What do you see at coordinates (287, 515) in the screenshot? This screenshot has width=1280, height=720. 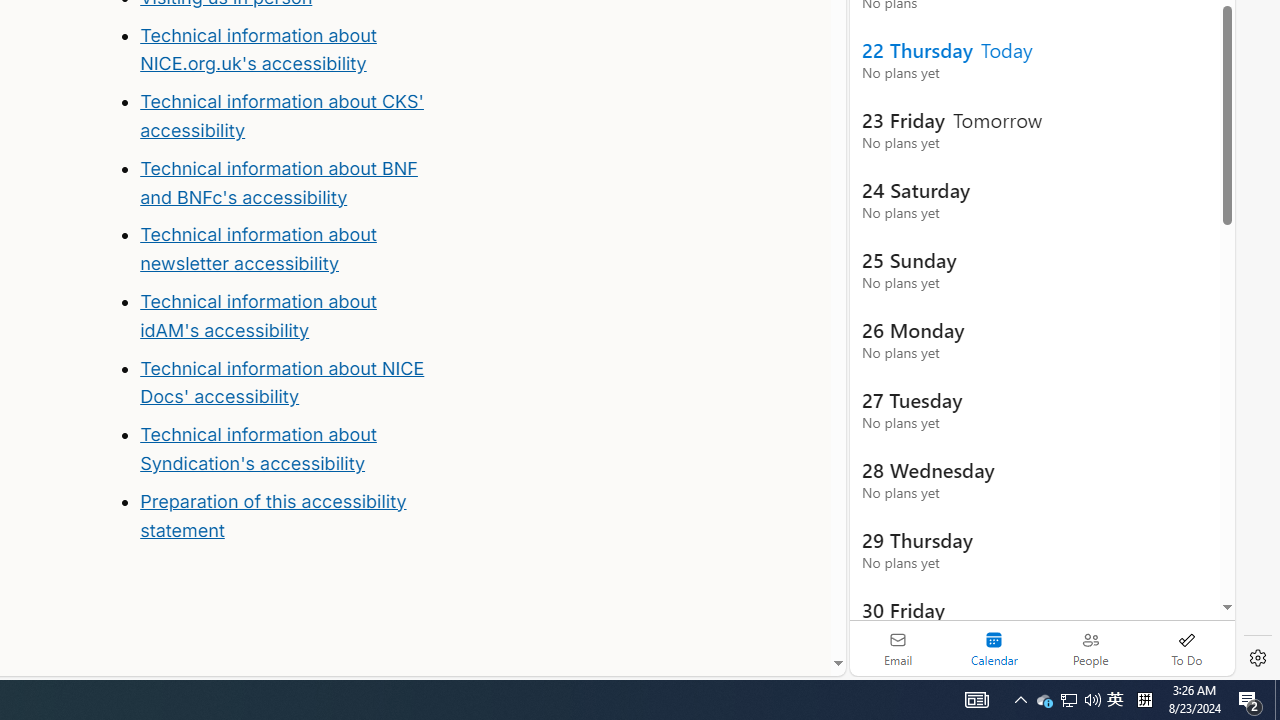 I see `'Preparation of this accessibility statement'` at bounding box center [287, 515].